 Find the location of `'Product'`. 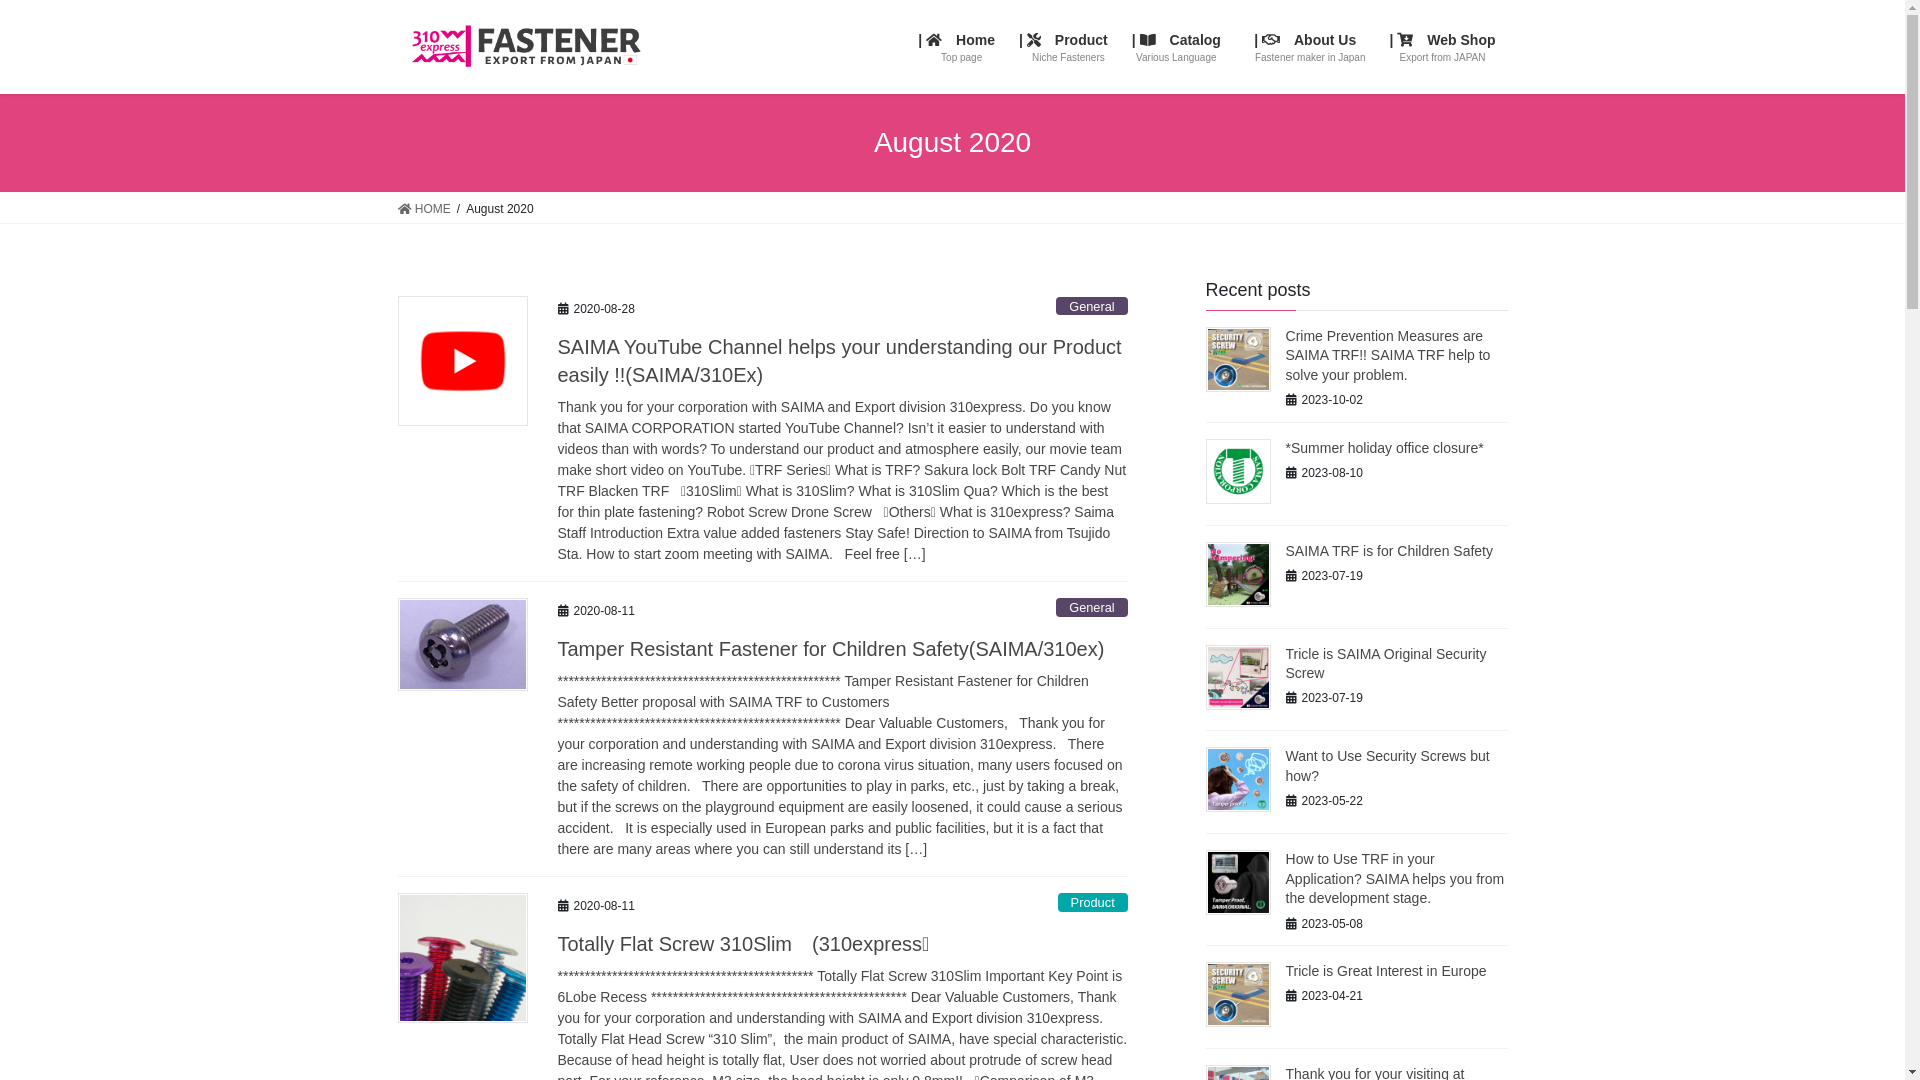

'Product' is located at coordinates (1092, 902).